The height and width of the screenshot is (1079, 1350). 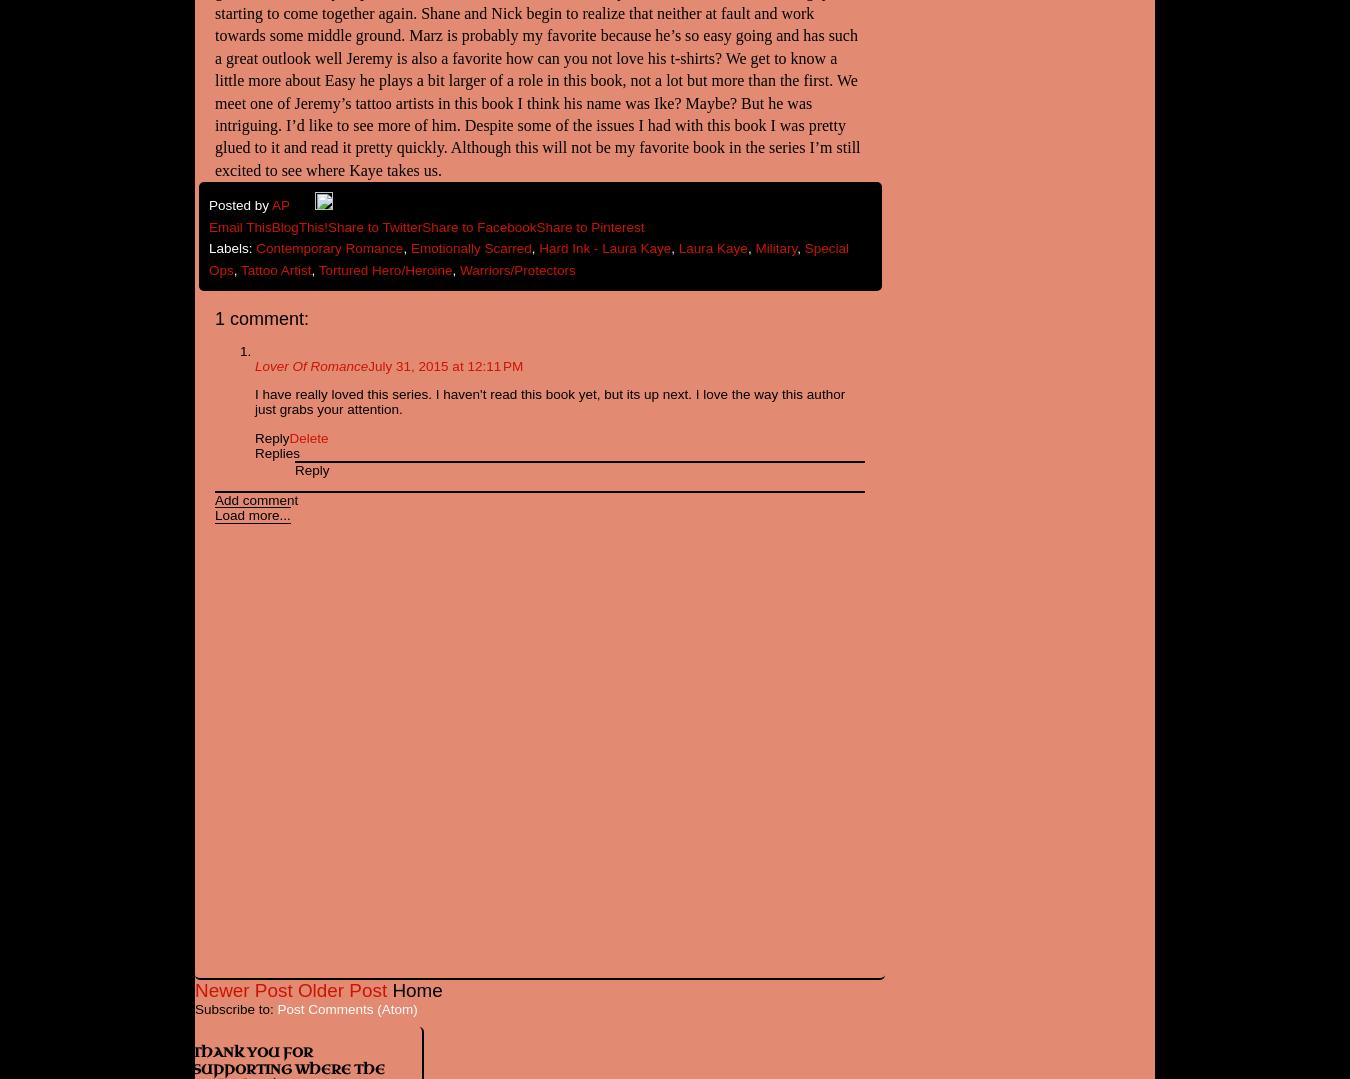 What do you see at coordinates (385, 269) in the screenshot?
I see `'Tortured Hero/Heroine'` at bounding box center [385, 269].